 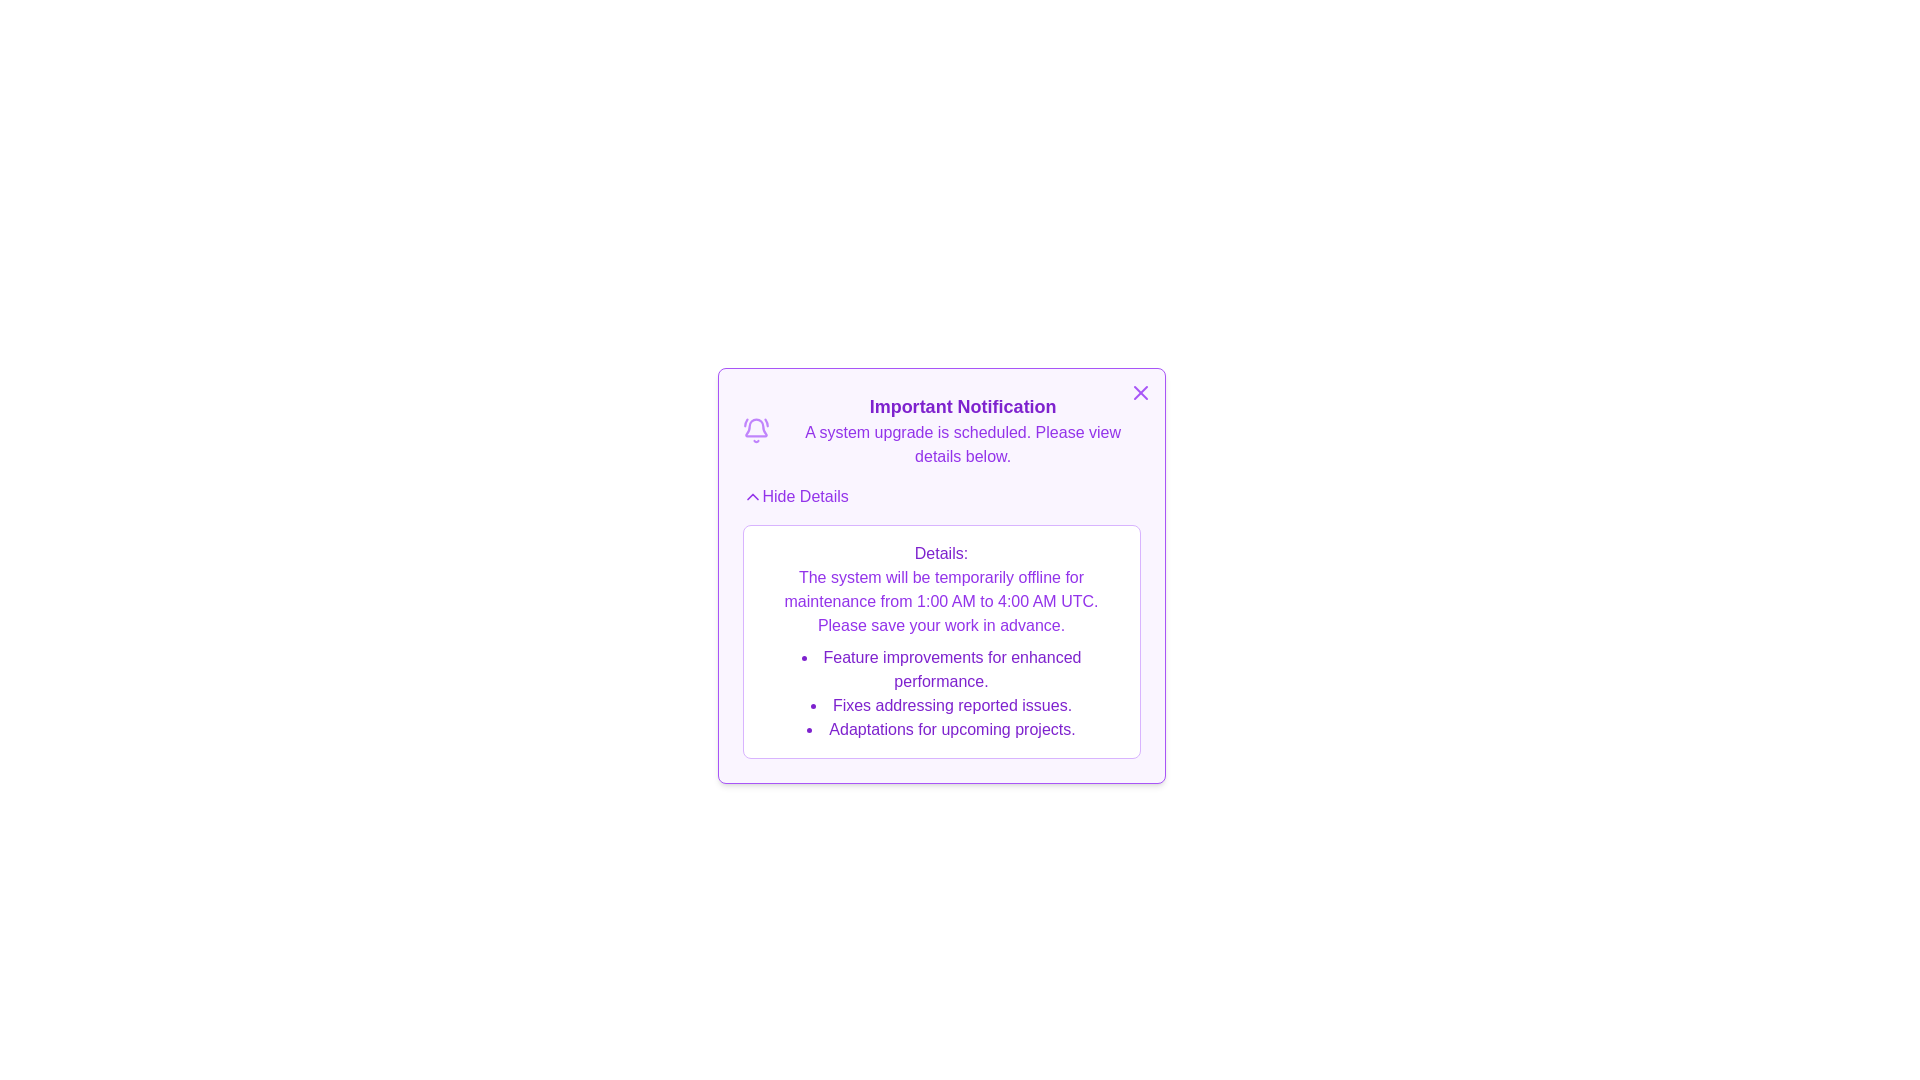 I want to click on the text within the alert by selecting it, so click(x=757, y=566).